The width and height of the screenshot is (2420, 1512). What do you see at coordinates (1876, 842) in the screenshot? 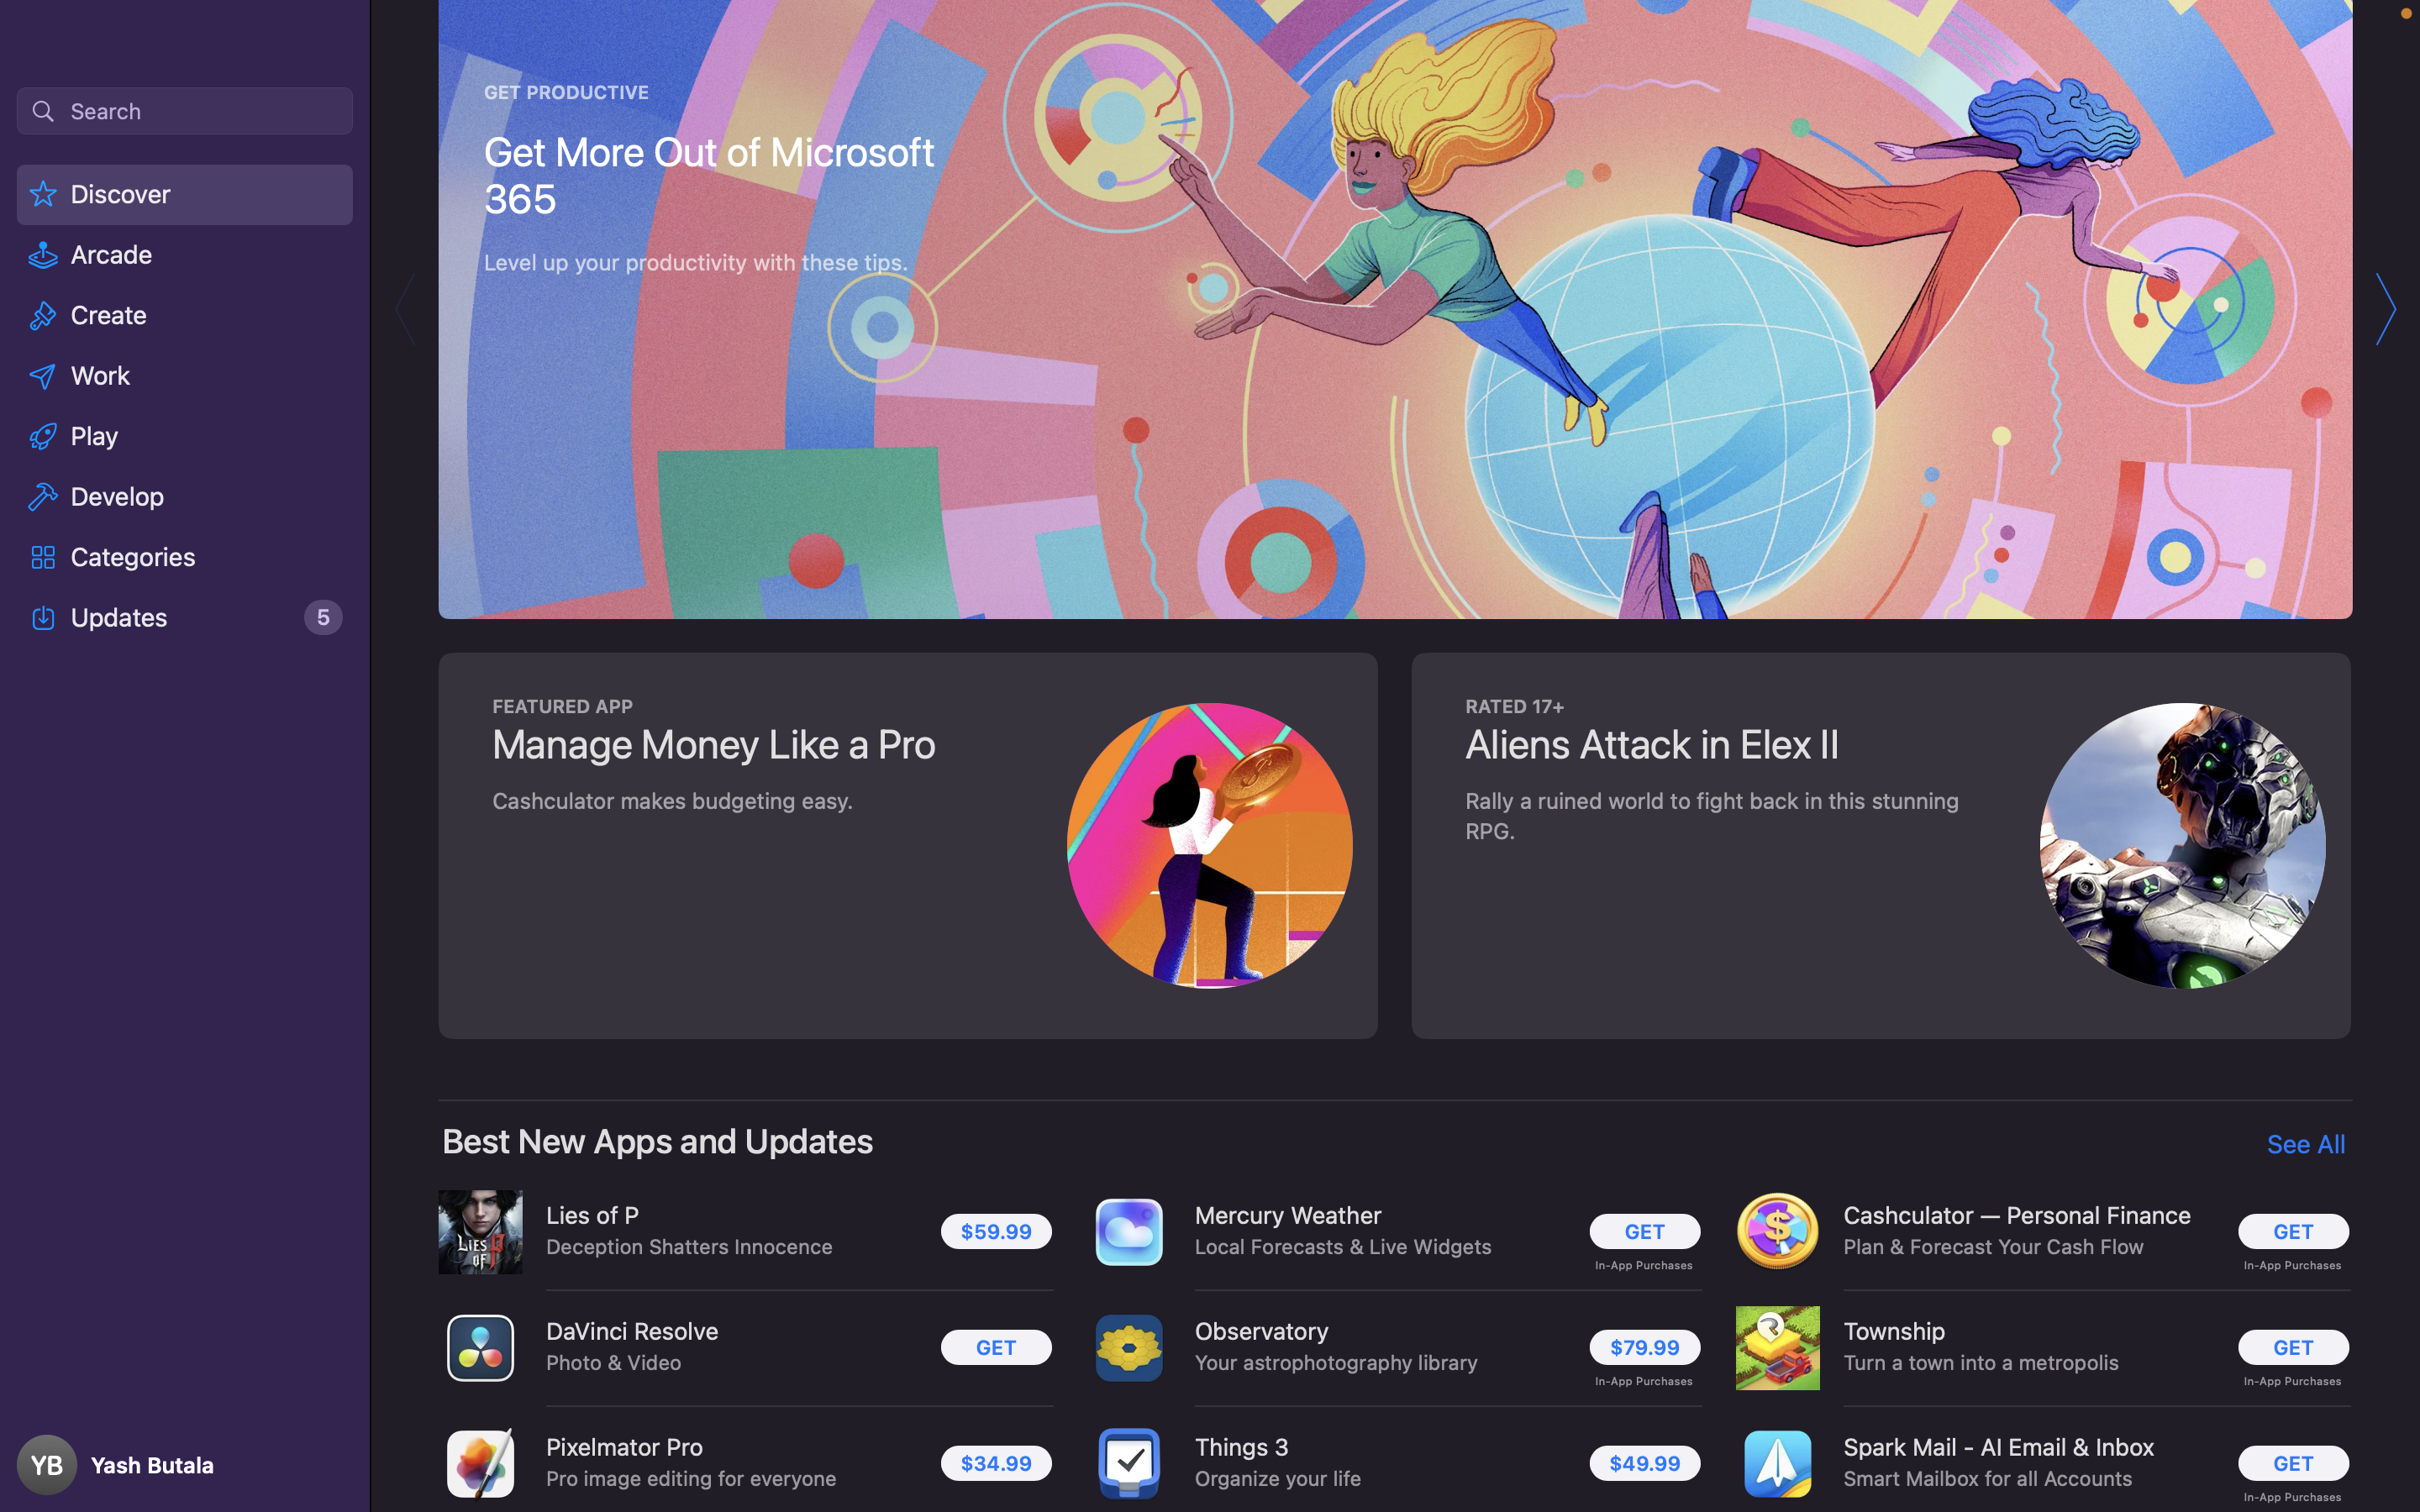
I see `the "Aliens Attack in Alex II"` at bounding box center [1876, 842].